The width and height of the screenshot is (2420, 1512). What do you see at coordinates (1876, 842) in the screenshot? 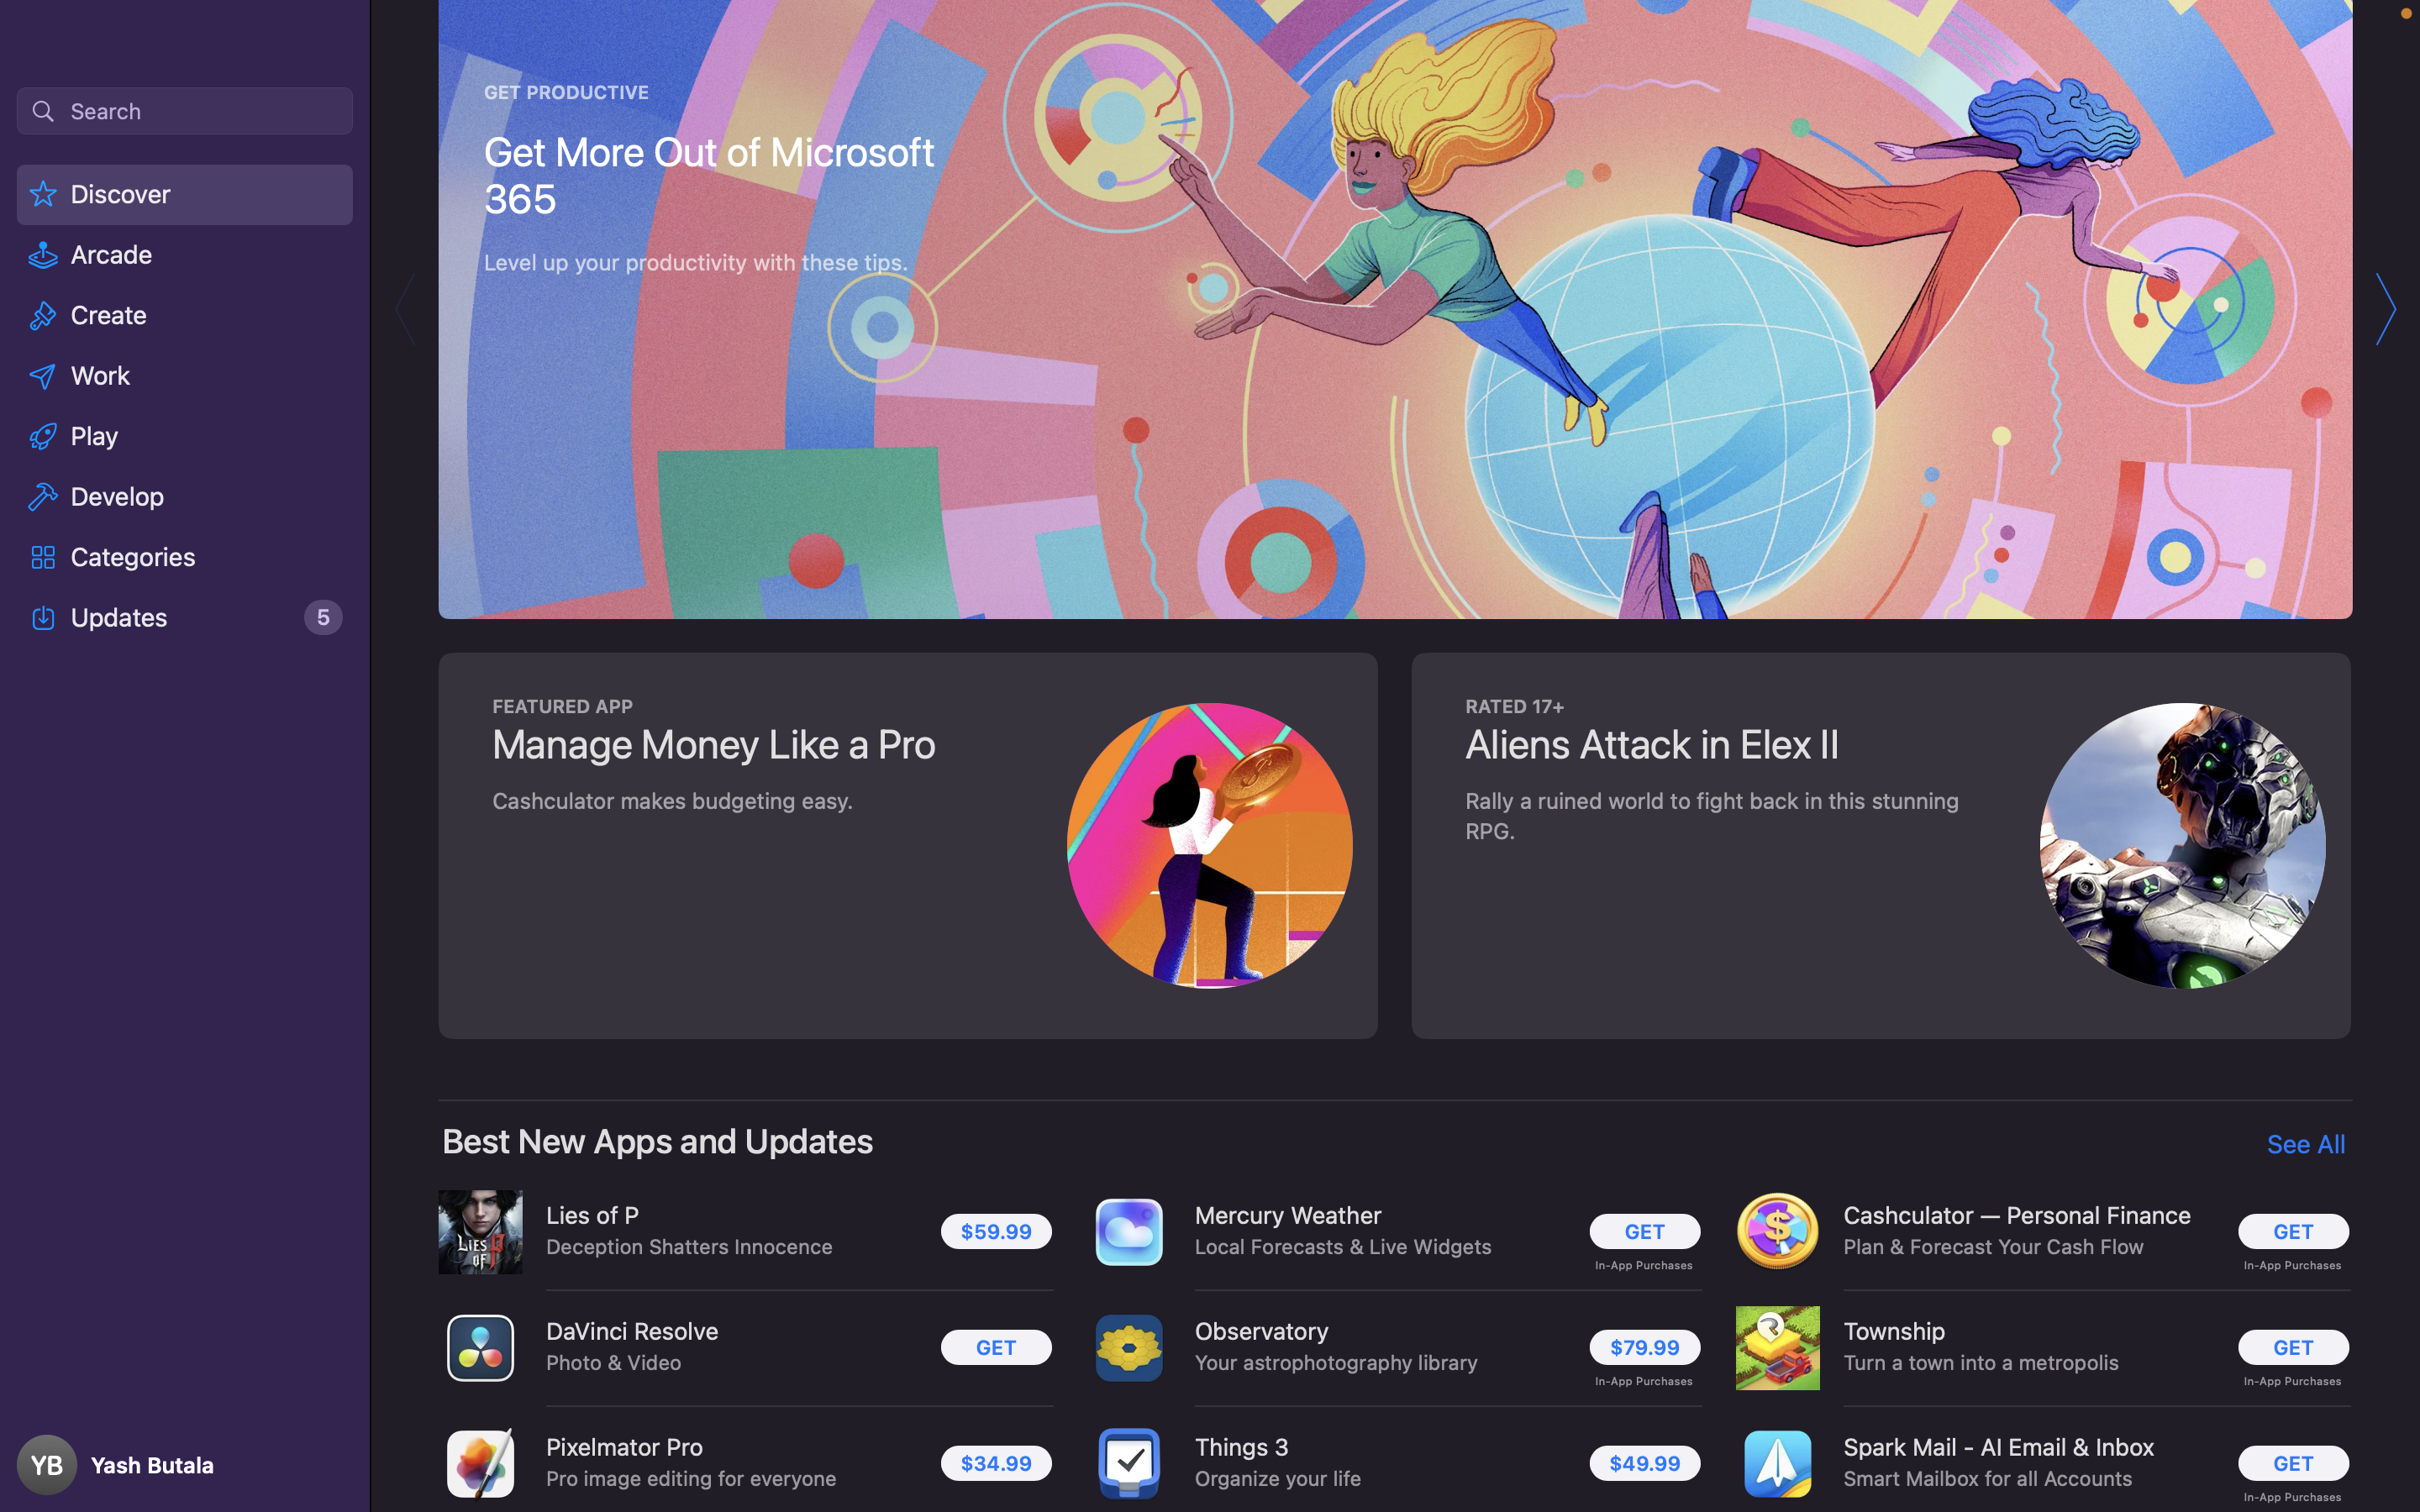
I see `the "Aliens Attack in Alex II"` at bounding box center [1876, 842].